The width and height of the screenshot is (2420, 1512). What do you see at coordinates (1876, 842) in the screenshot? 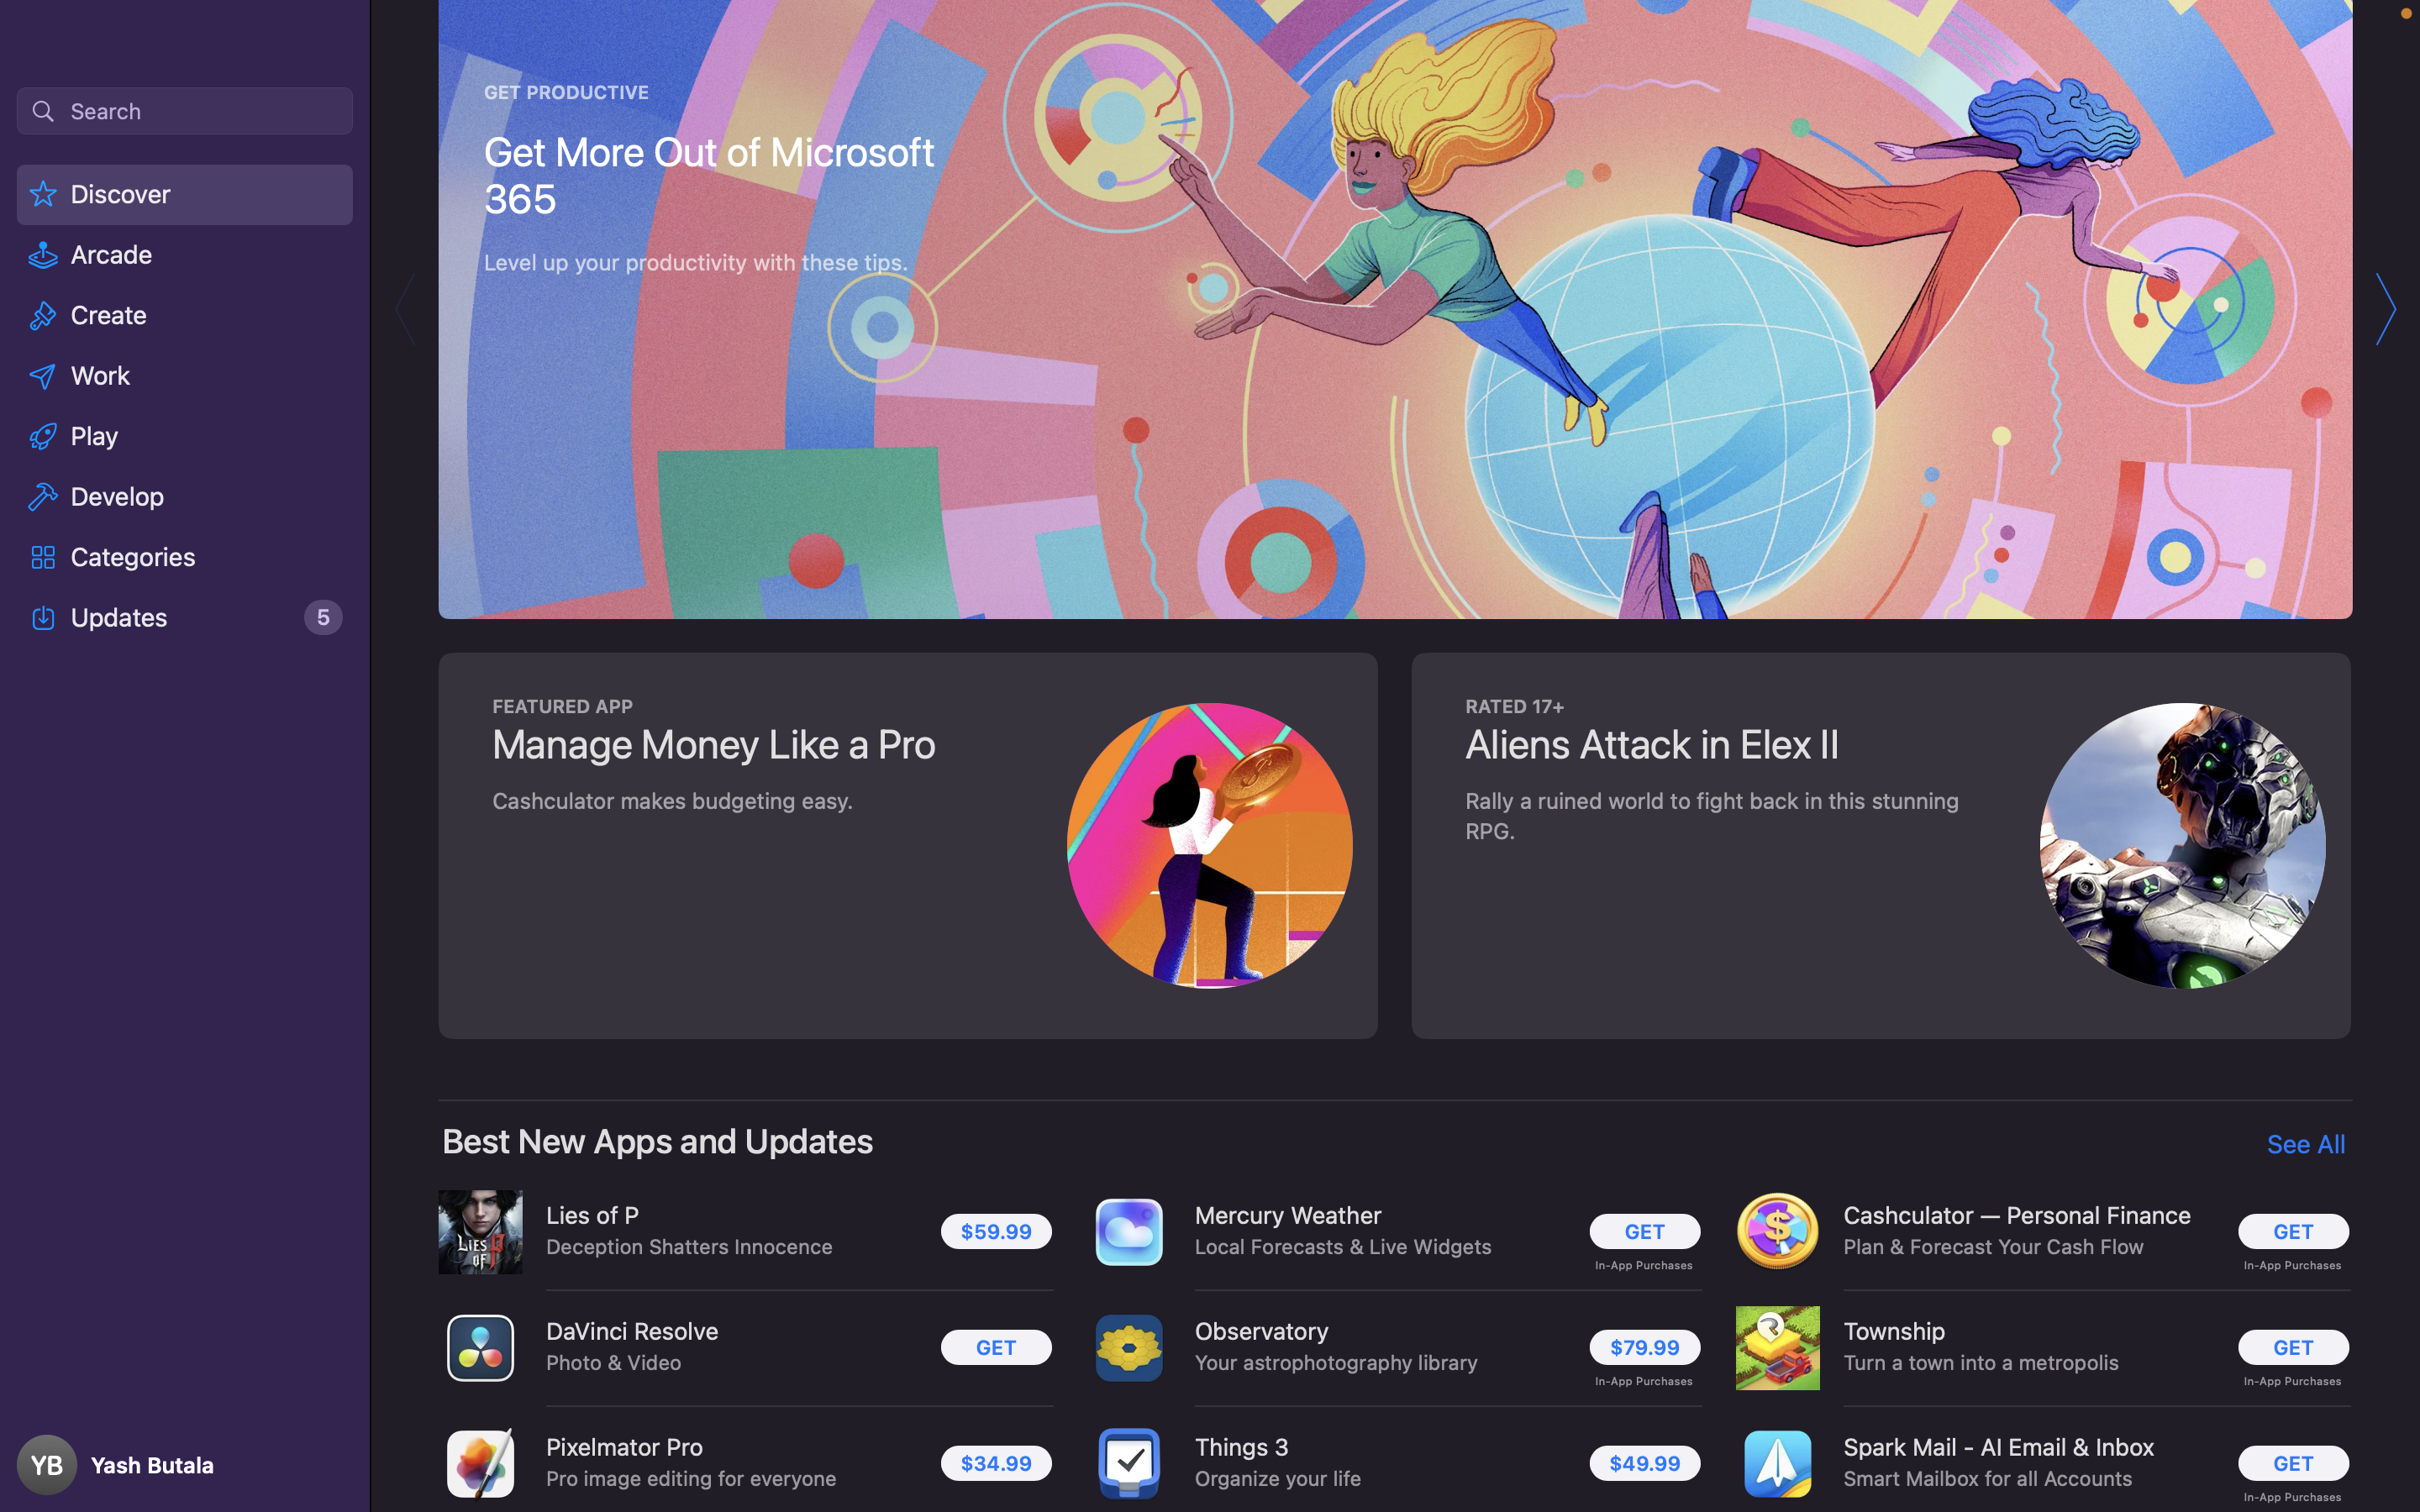
I see `the "Aliens Attack in Alex II"` at bounding box center [1876, 842].